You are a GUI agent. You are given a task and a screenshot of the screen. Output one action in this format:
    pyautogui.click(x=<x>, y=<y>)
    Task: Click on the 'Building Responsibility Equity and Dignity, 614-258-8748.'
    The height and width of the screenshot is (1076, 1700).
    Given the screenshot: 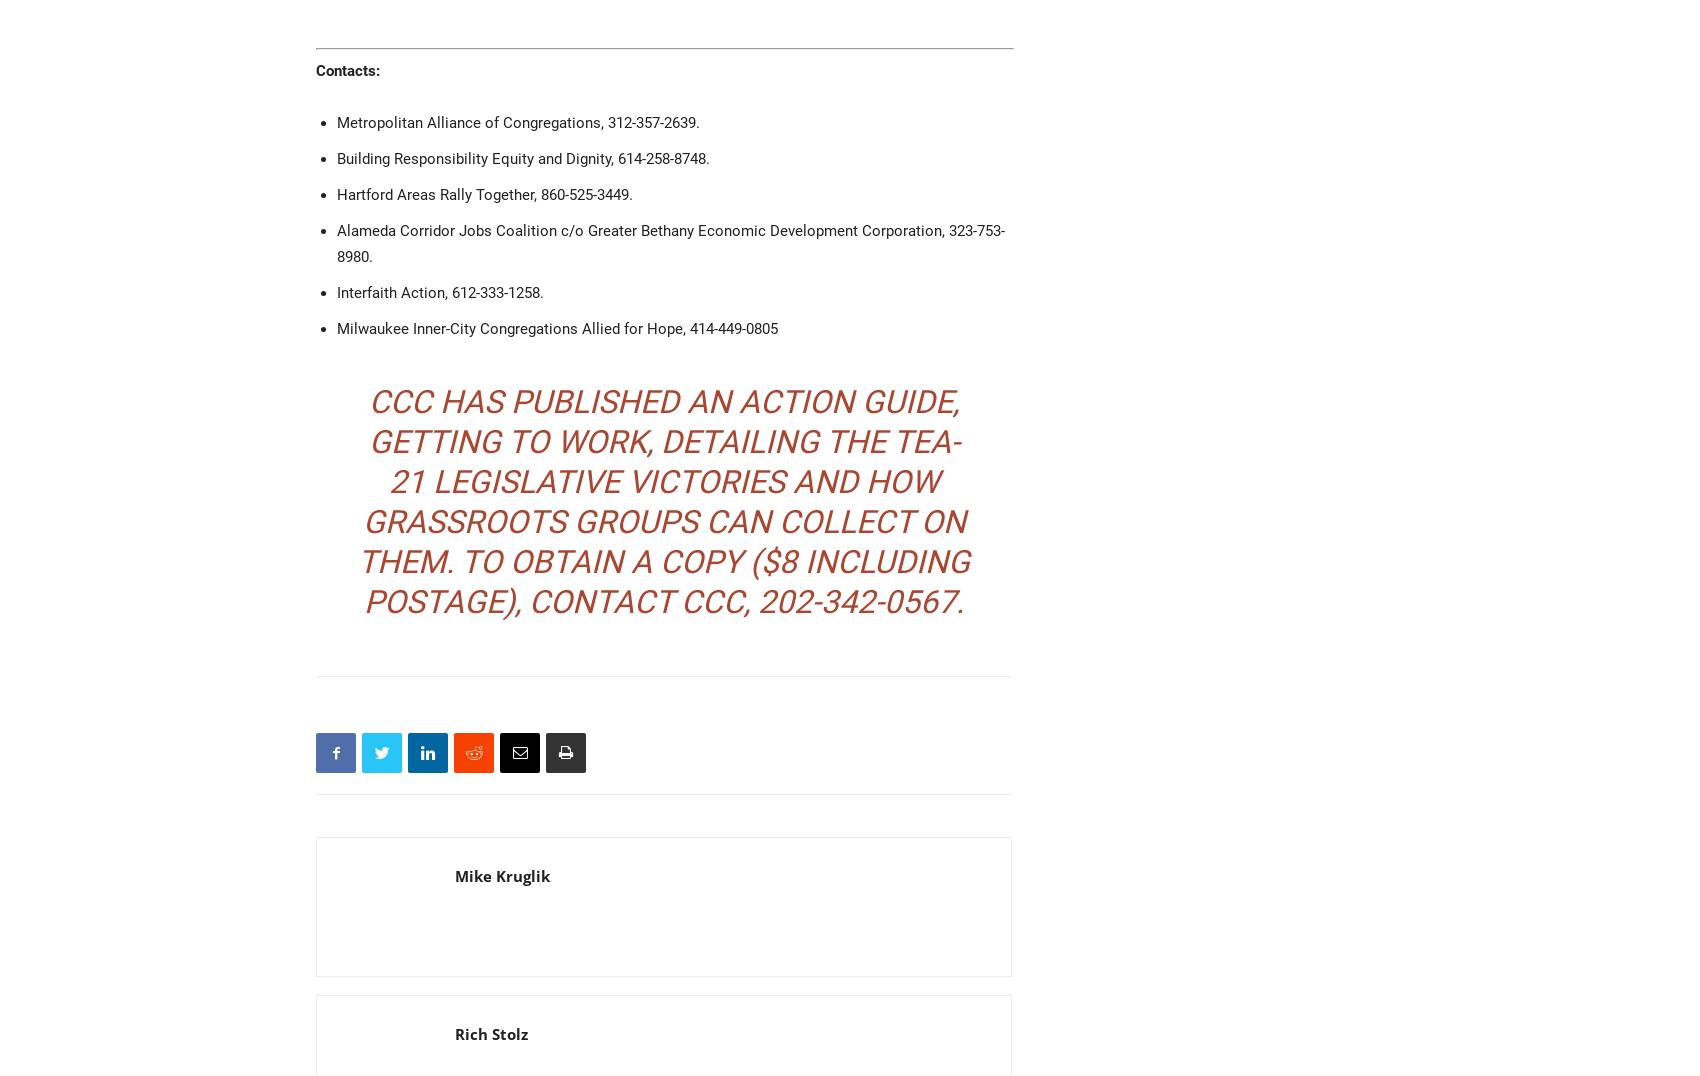 What is the action you would take?
    pyautogui.click(x=523, y=157)
    